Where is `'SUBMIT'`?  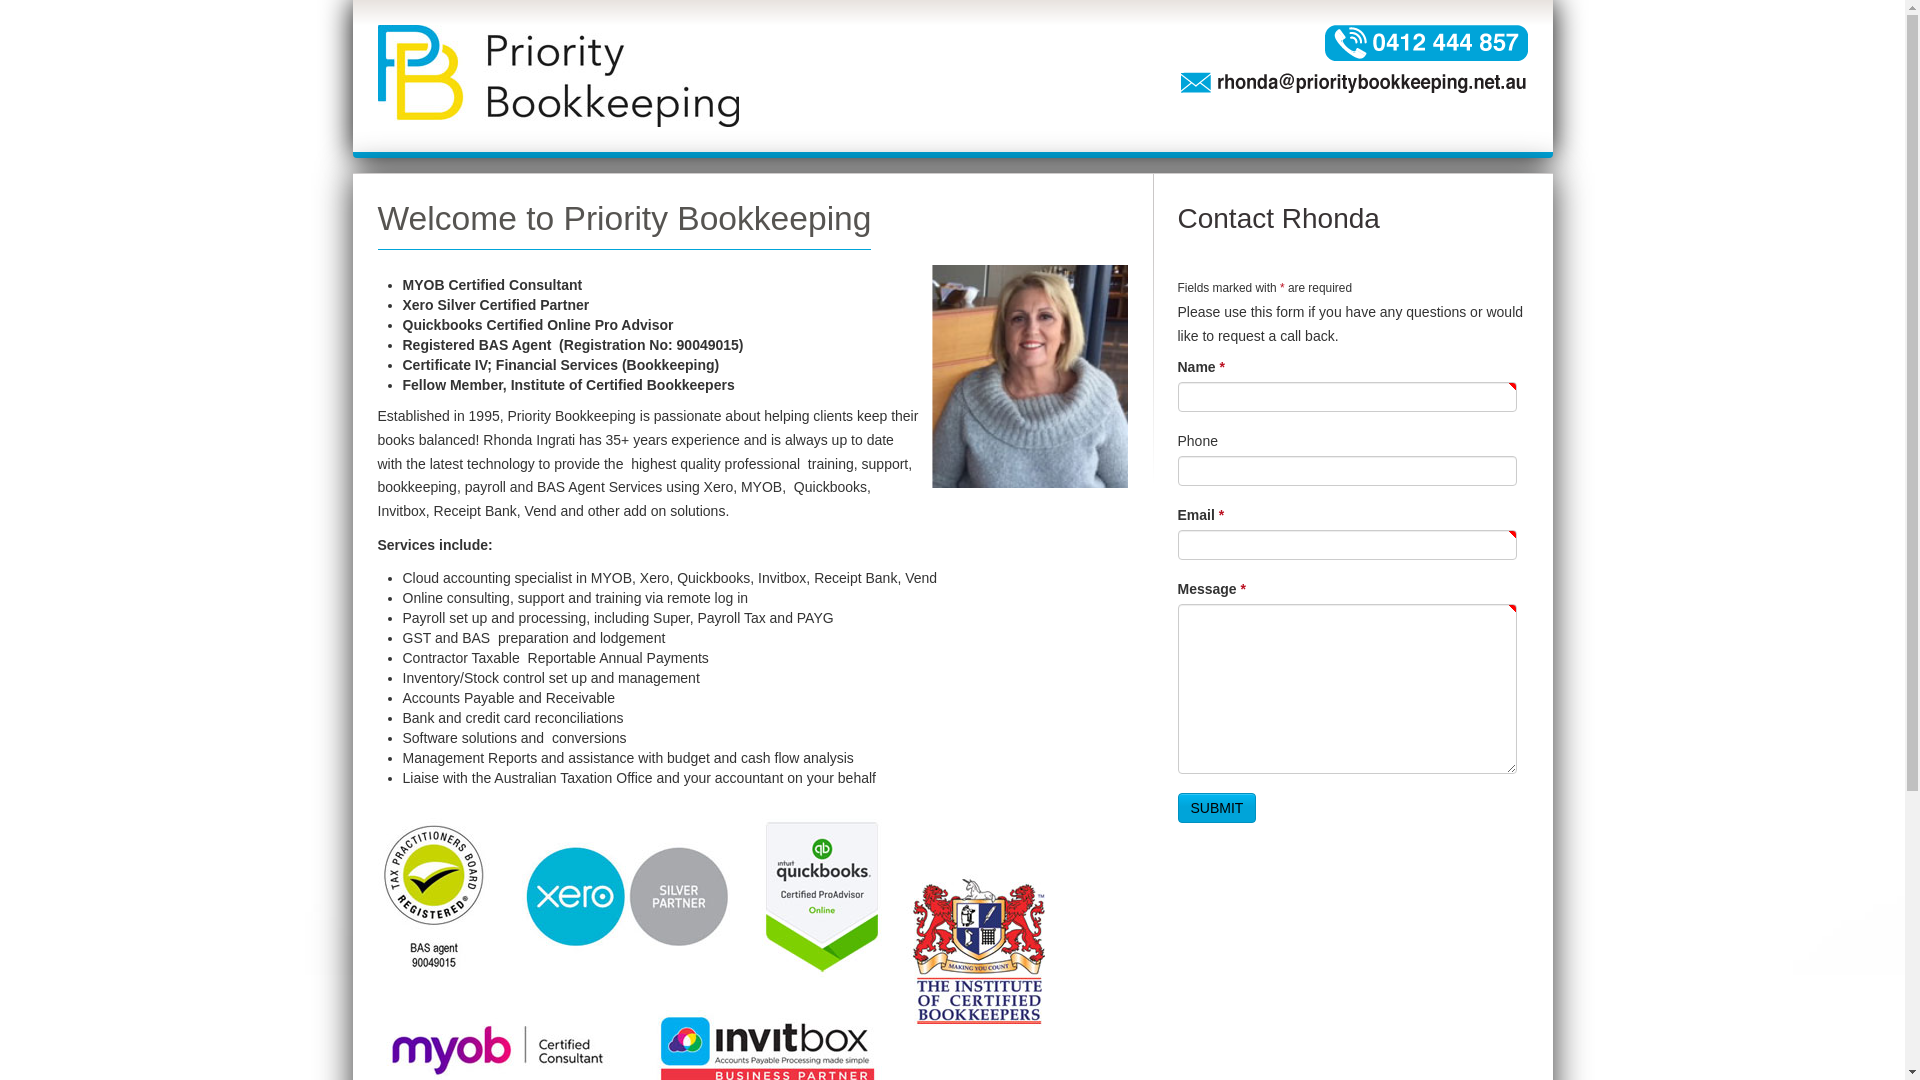
'SUBMIT' is located at coordinates (1216, 806).